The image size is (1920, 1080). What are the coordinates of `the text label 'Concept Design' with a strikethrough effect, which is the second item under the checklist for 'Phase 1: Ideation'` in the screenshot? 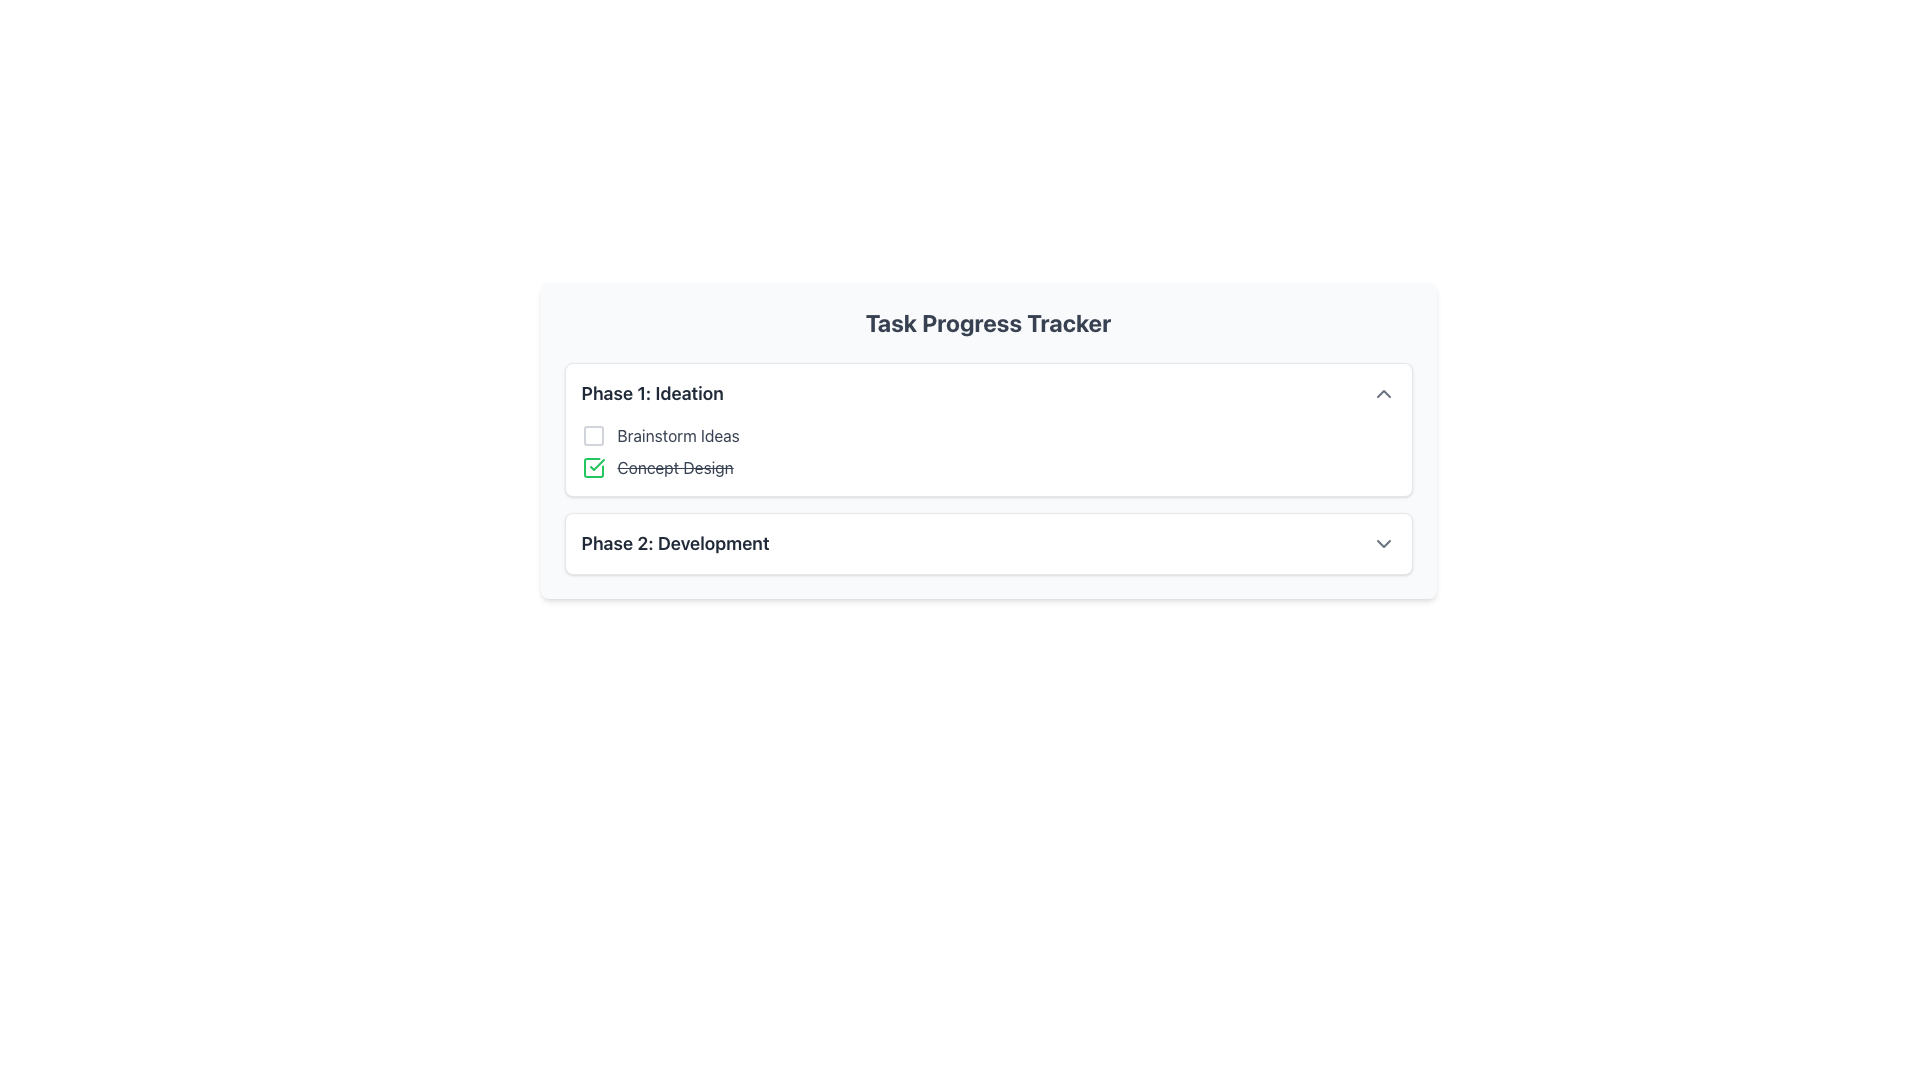 It's located at (675, 467).